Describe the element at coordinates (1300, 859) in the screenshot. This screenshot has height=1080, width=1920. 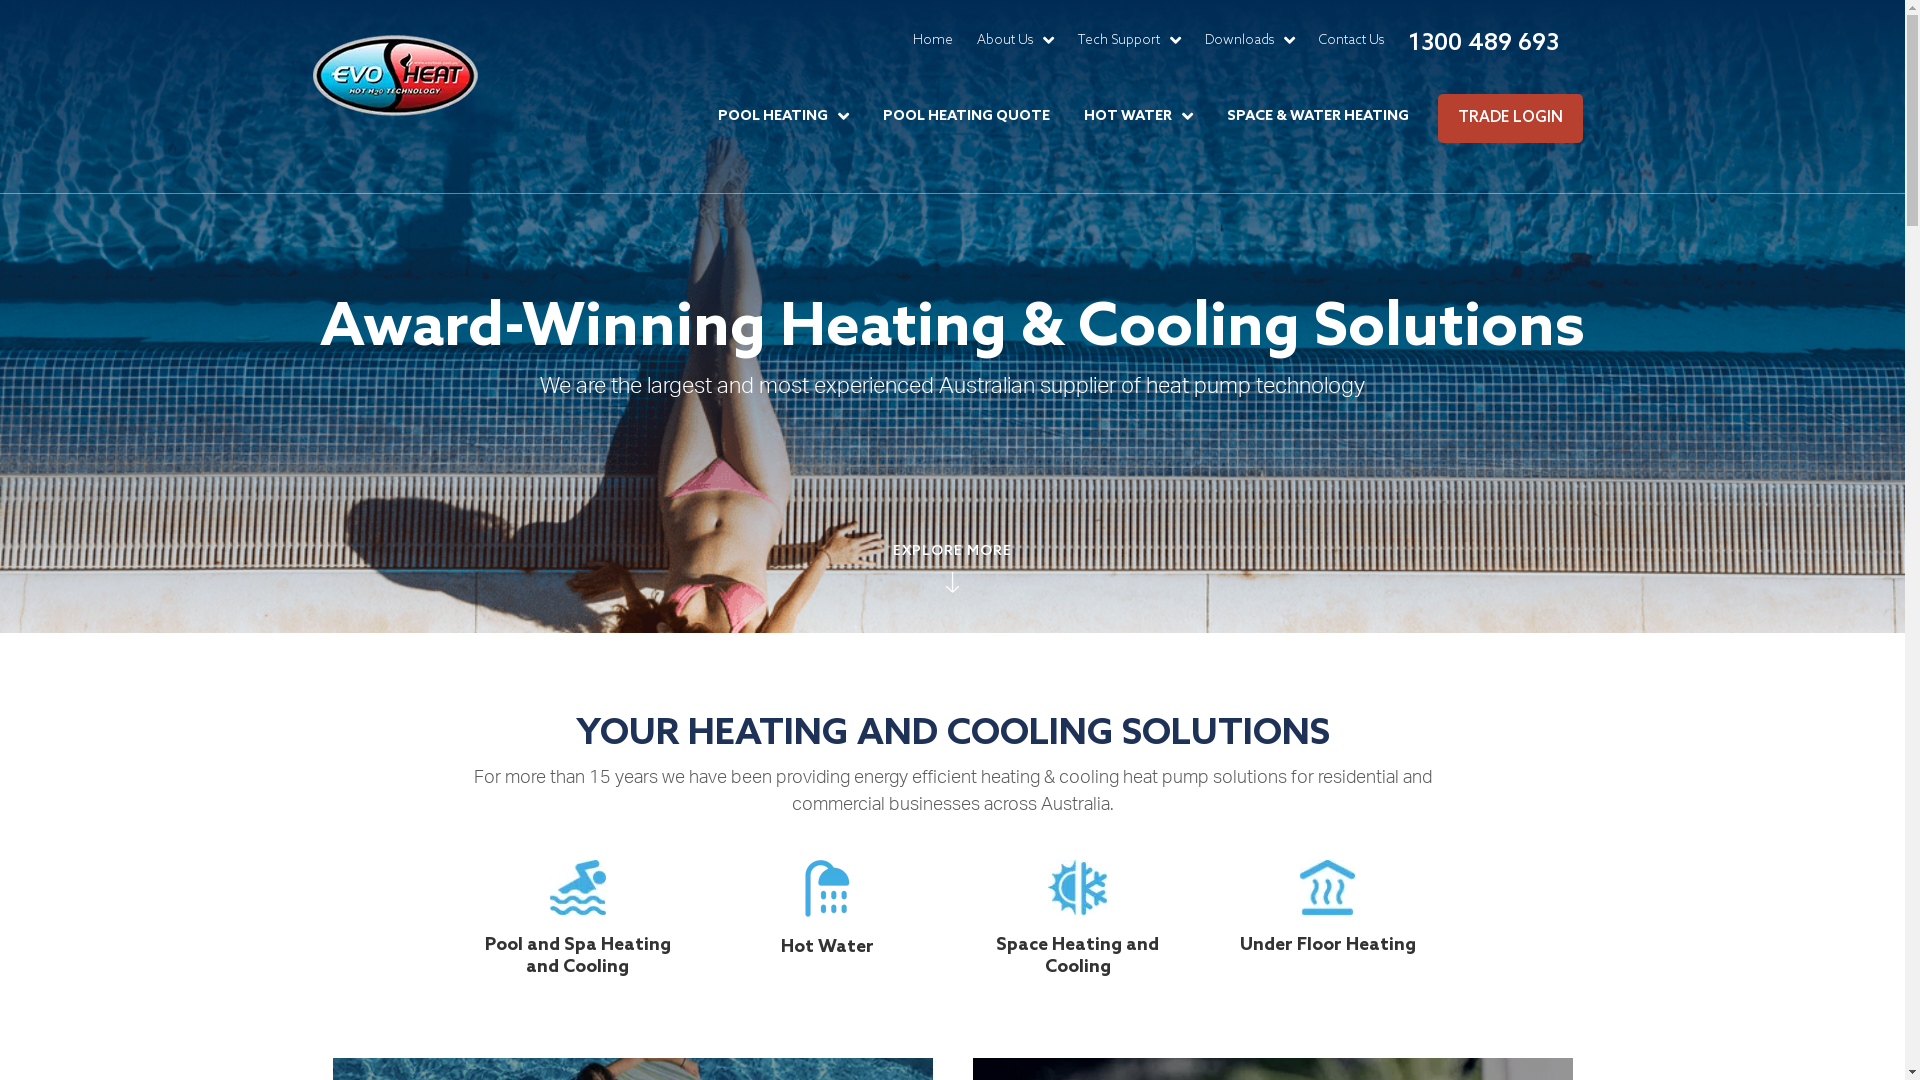
I see `'icon-underfloor'` at that location.